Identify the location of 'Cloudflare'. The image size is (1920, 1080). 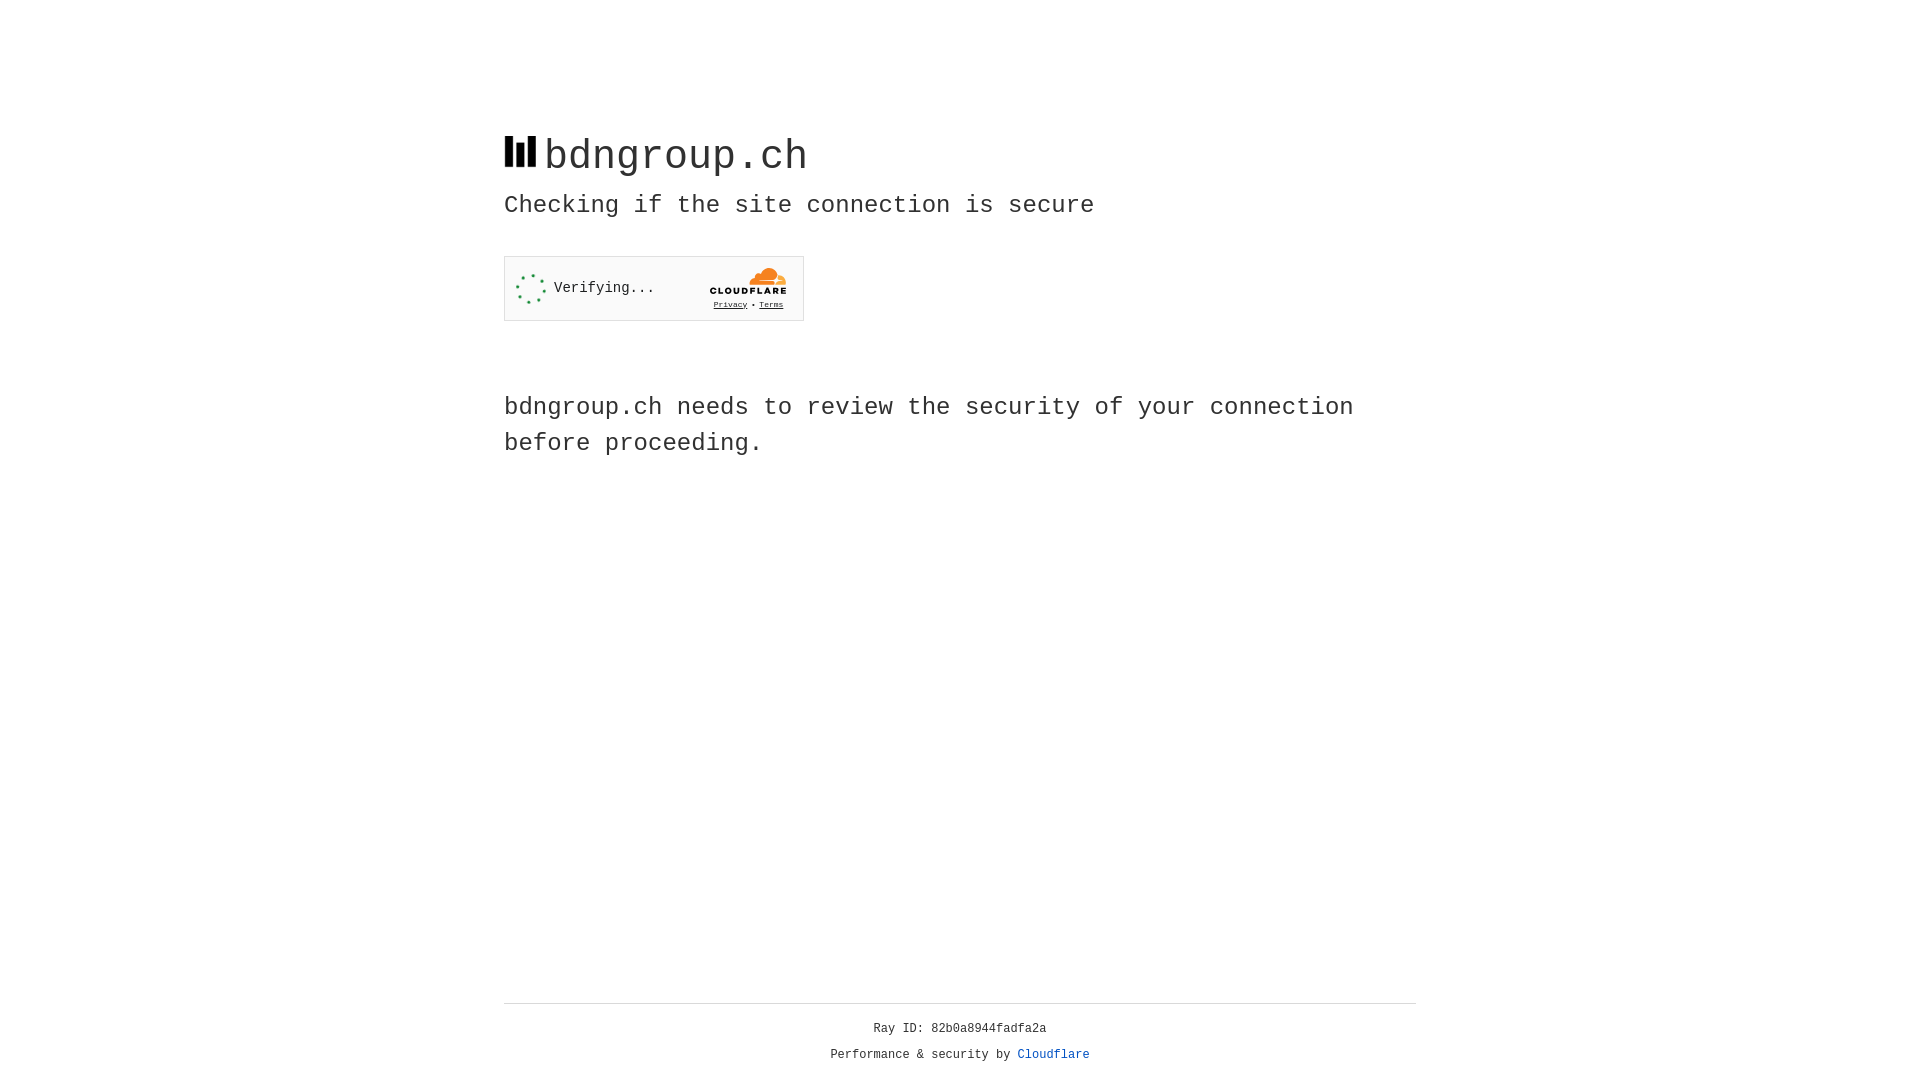
(1053, 1054).